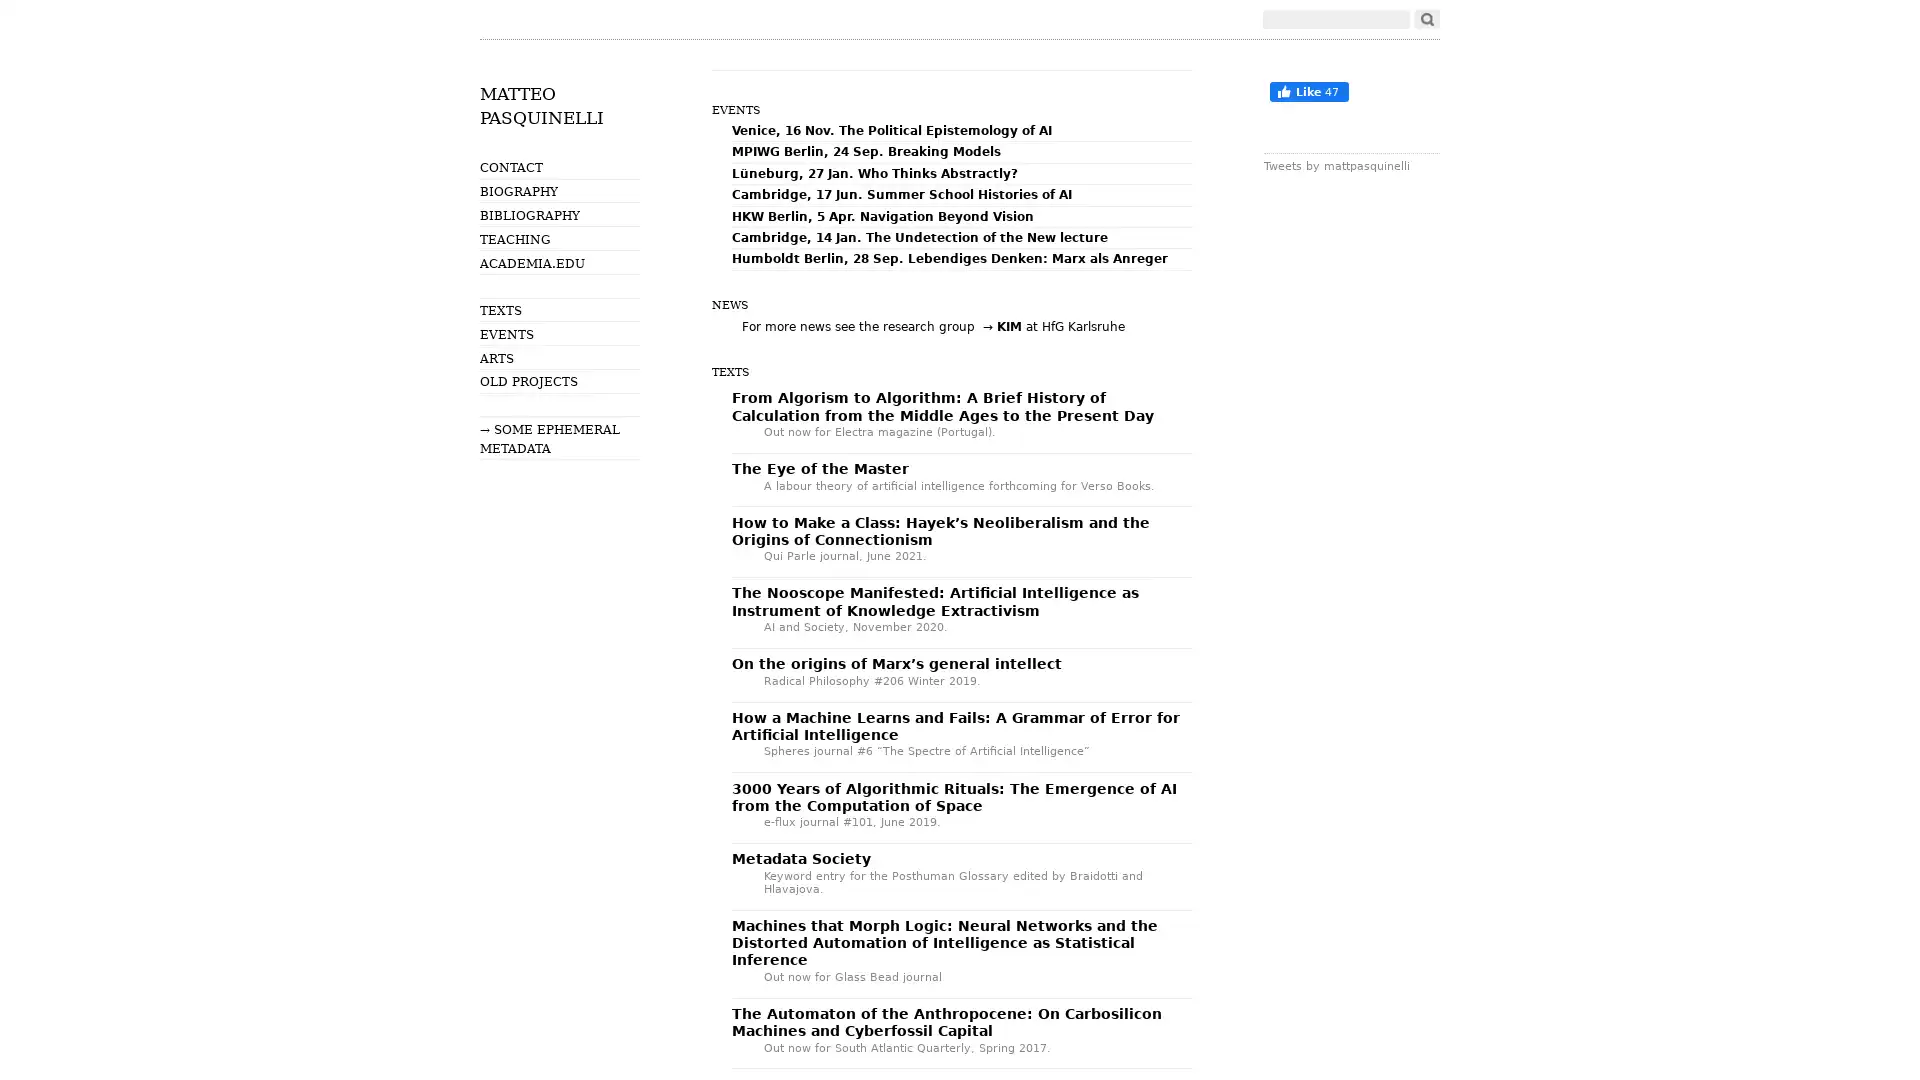 This screenshot has height=1080, width=1920. Describe the element at coordinates (1426, 19) in the screenshot. I see `Go` at that location.